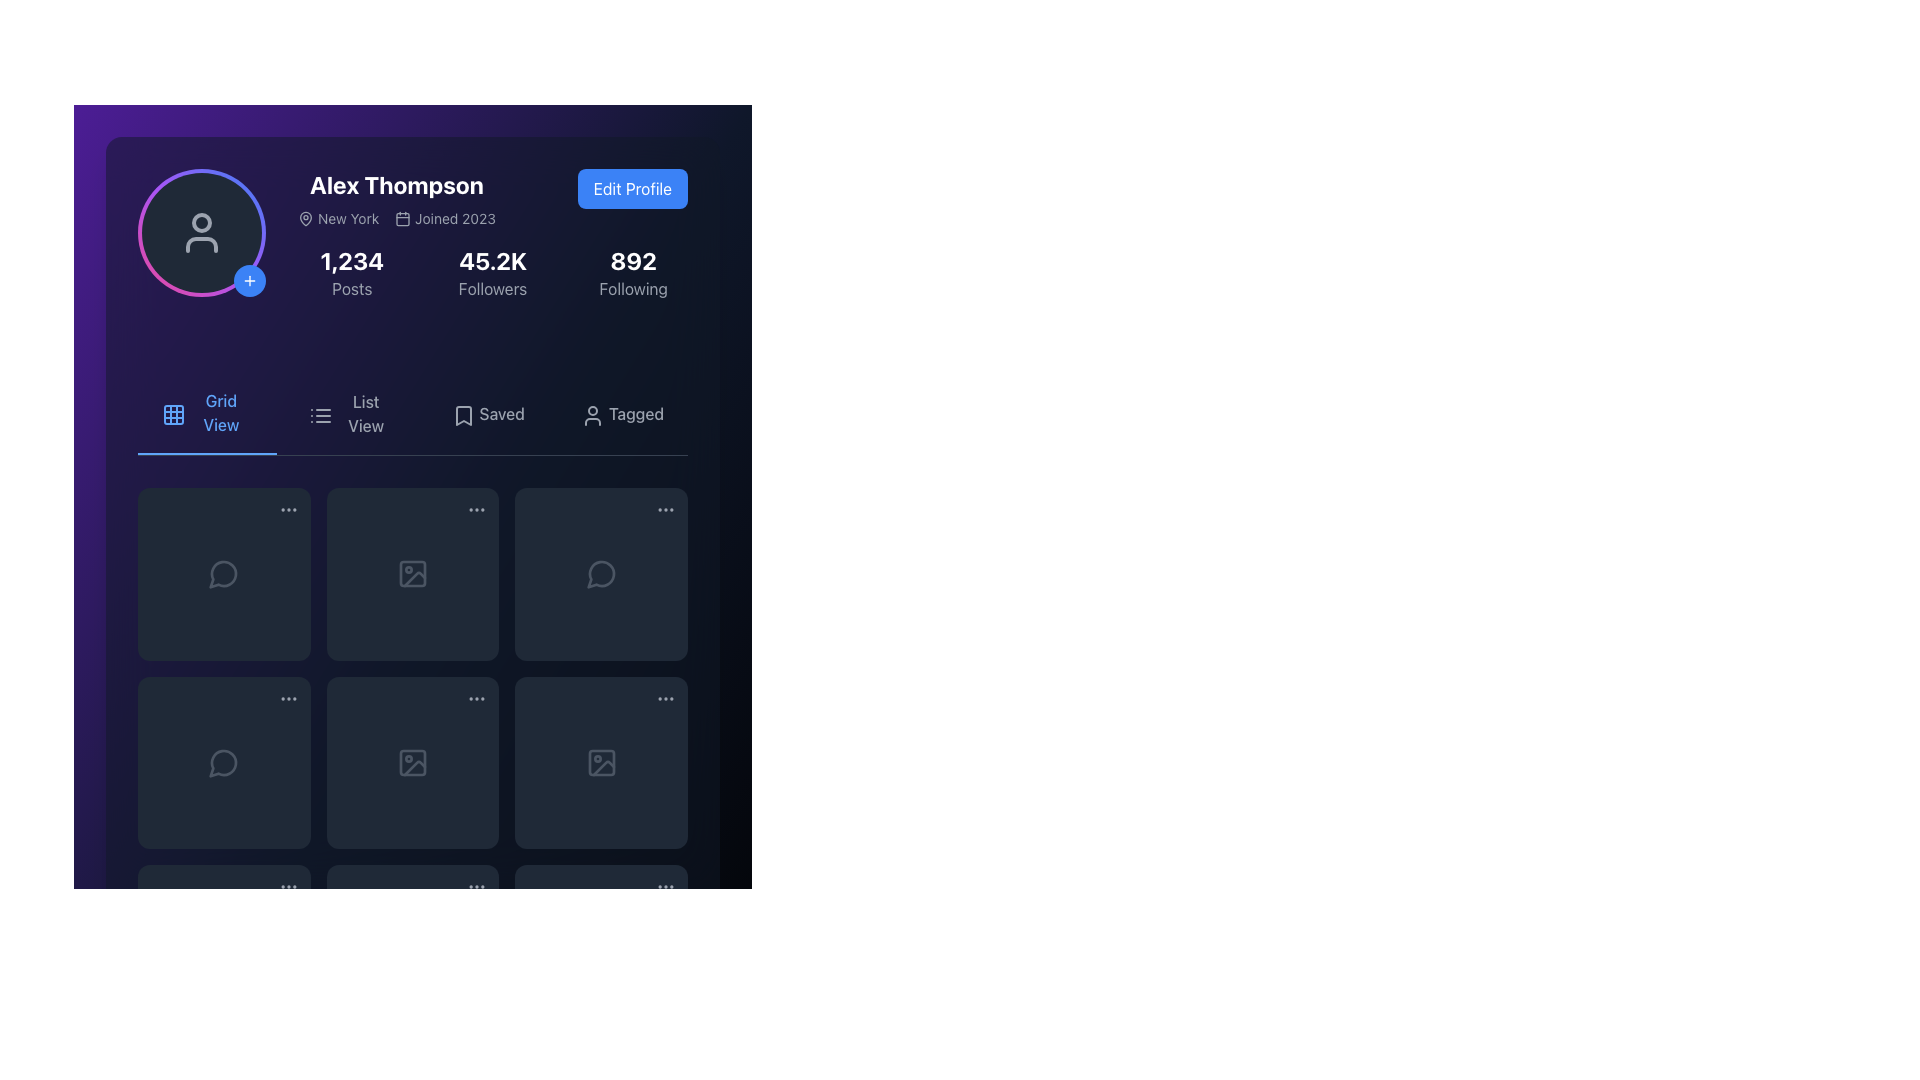  What do you see at coordinates (411, 763) in the screenshot?
I see `the icon representing an image or pictorial content located` at bounding box center [411, 763].